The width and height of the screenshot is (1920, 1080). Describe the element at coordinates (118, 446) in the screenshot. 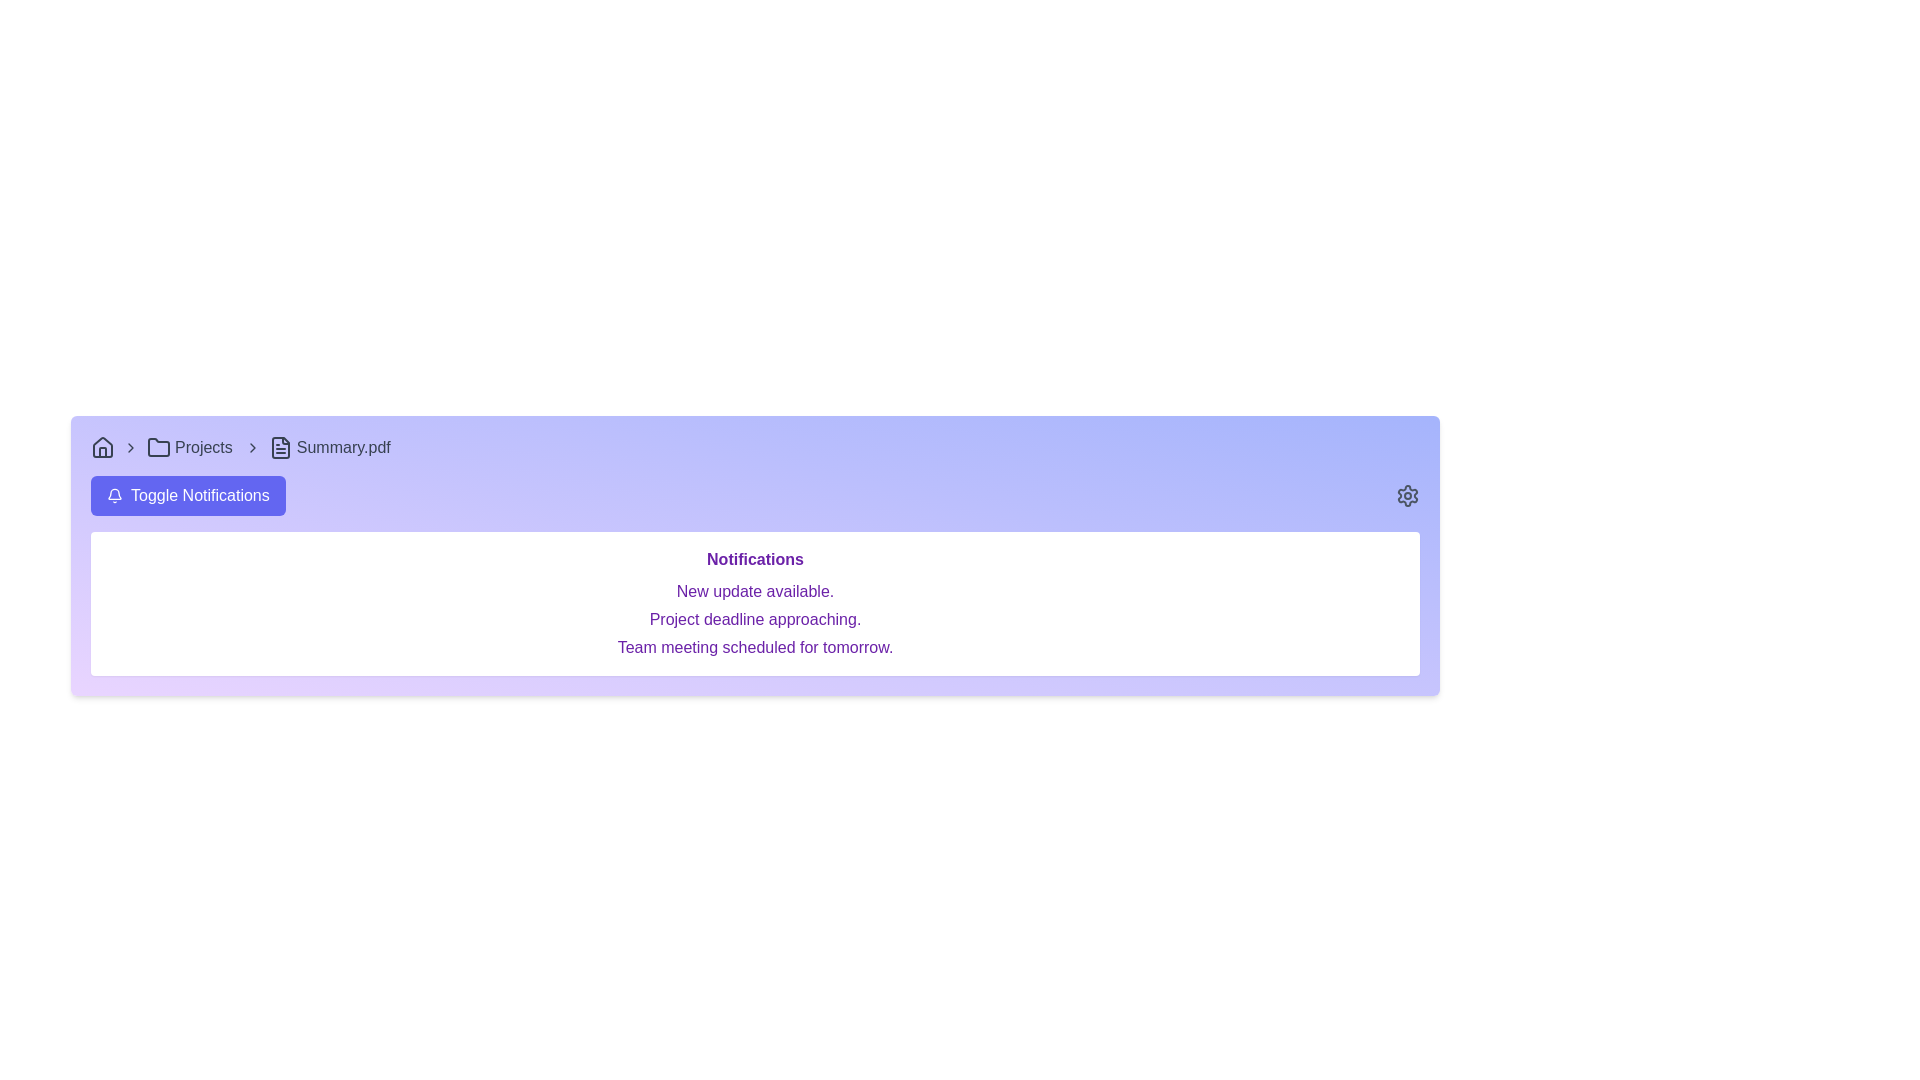

I see `the breadcrumb navigation item represented by a house icon with a chevron, located at the top-left of the interface` at that location.